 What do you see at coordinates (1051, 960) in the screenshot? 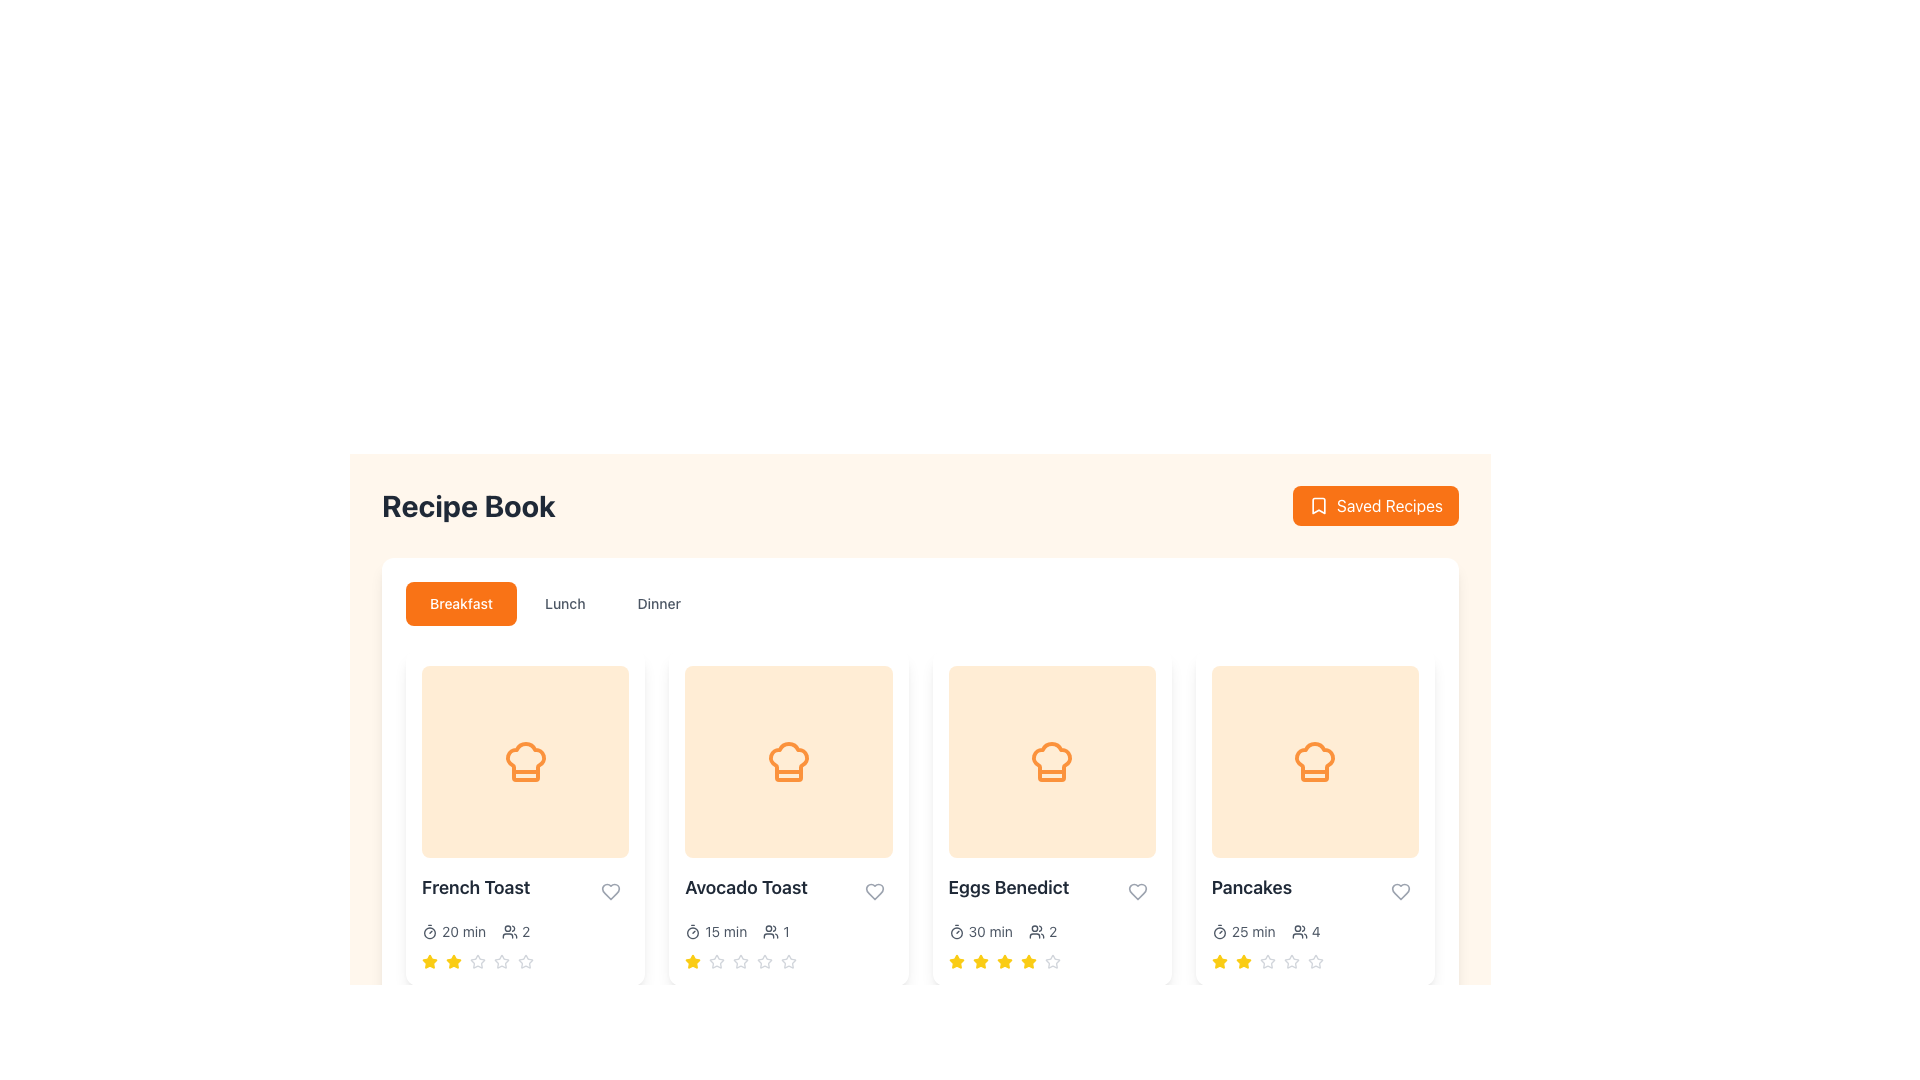
I see `the fifth rating star icon representing the highest rating level for the 'Eggs Benedict' recipe, located in the center-right portion of the recipe grid` at bounding box center [1051, 960].